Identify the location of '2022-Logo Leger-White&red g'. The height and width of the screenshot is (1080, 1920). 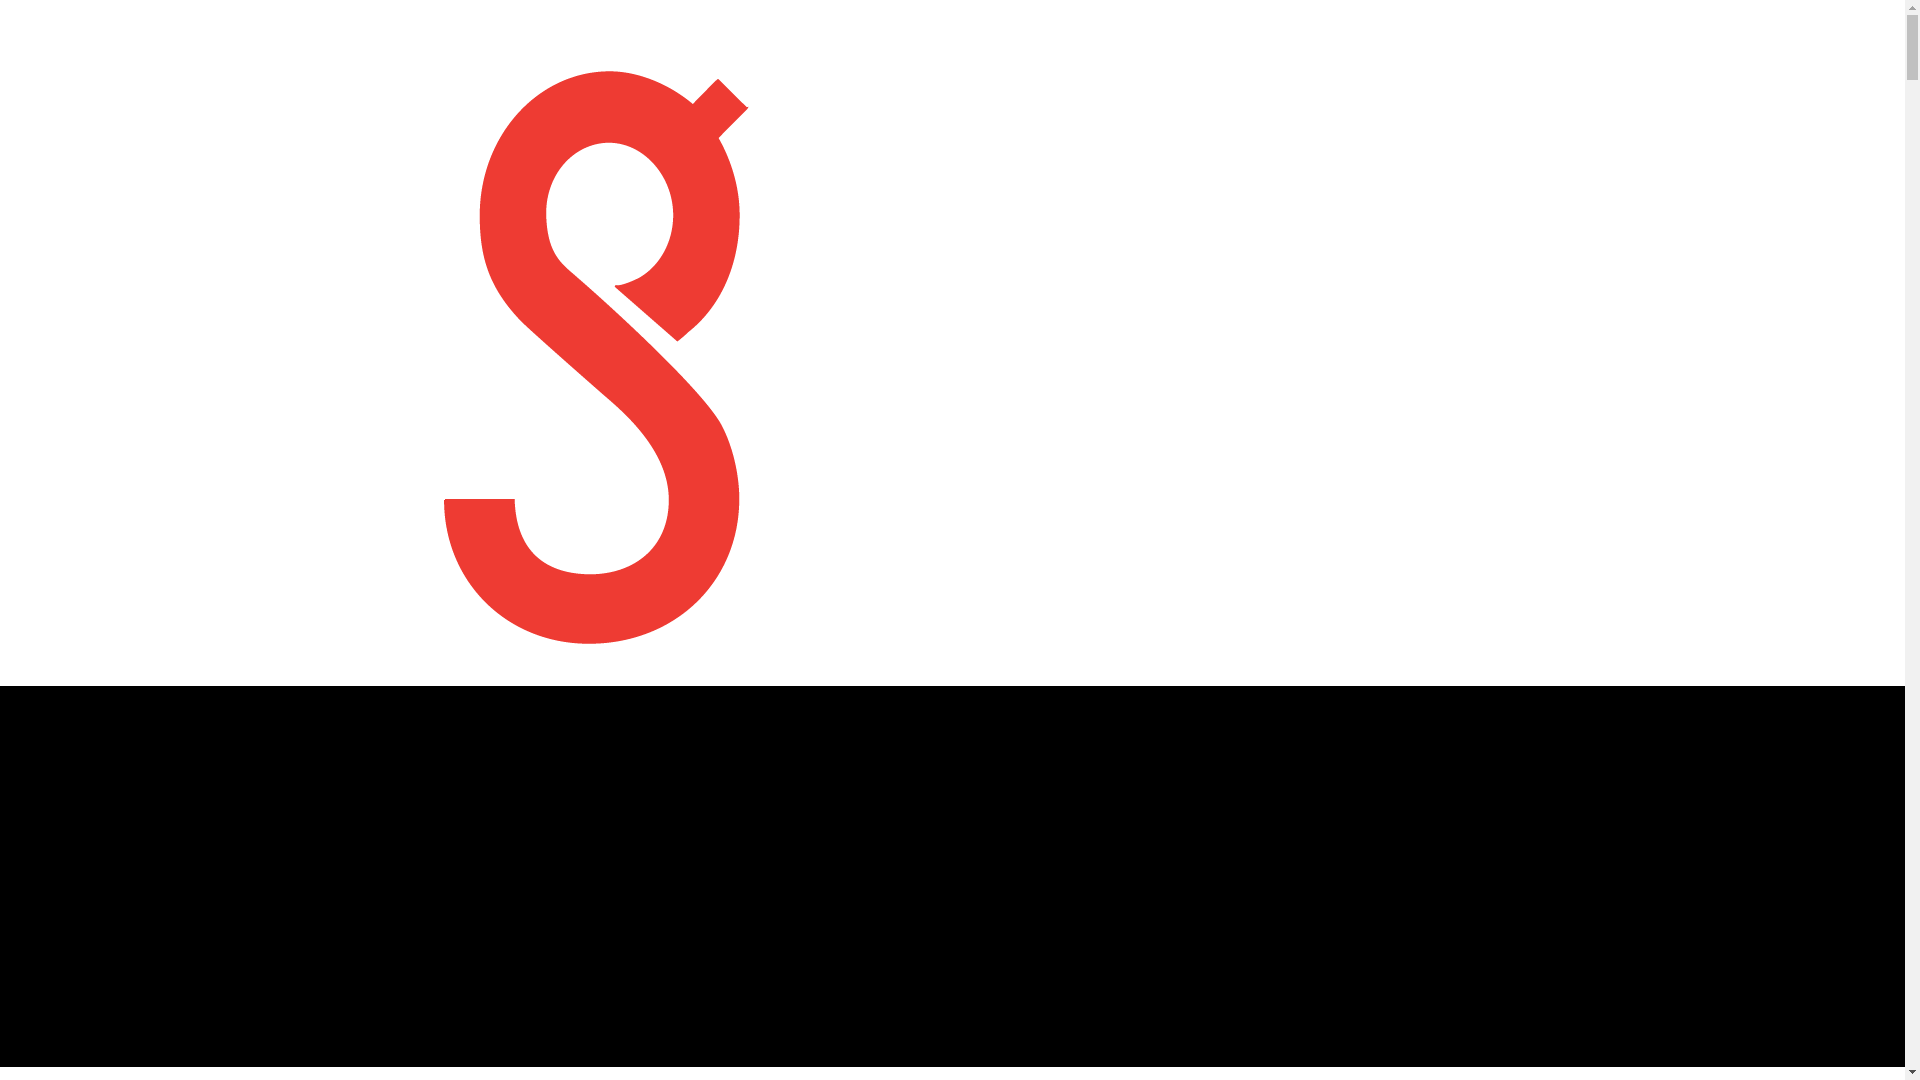
(596, 342).